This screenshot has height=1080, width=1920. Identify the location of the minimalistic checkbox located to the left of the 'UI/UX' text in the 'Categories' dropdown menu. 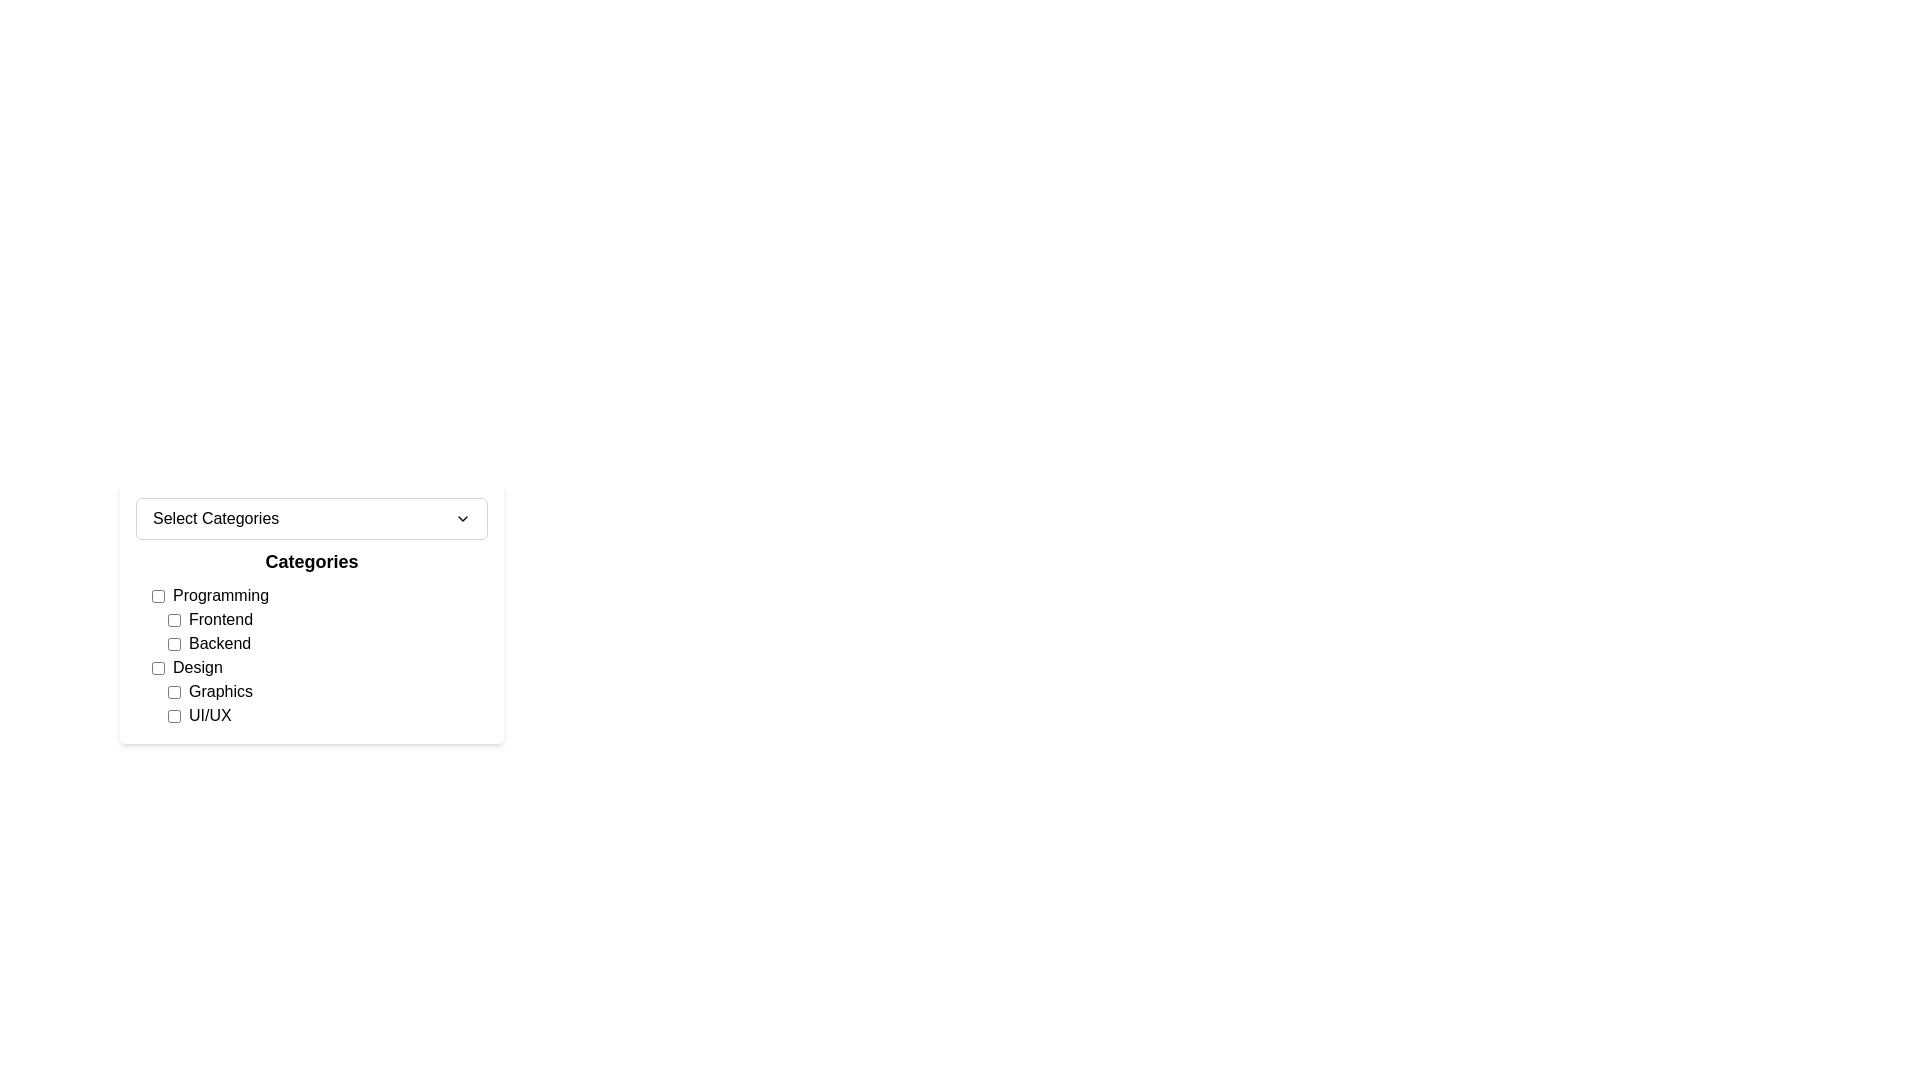
(174, 715).